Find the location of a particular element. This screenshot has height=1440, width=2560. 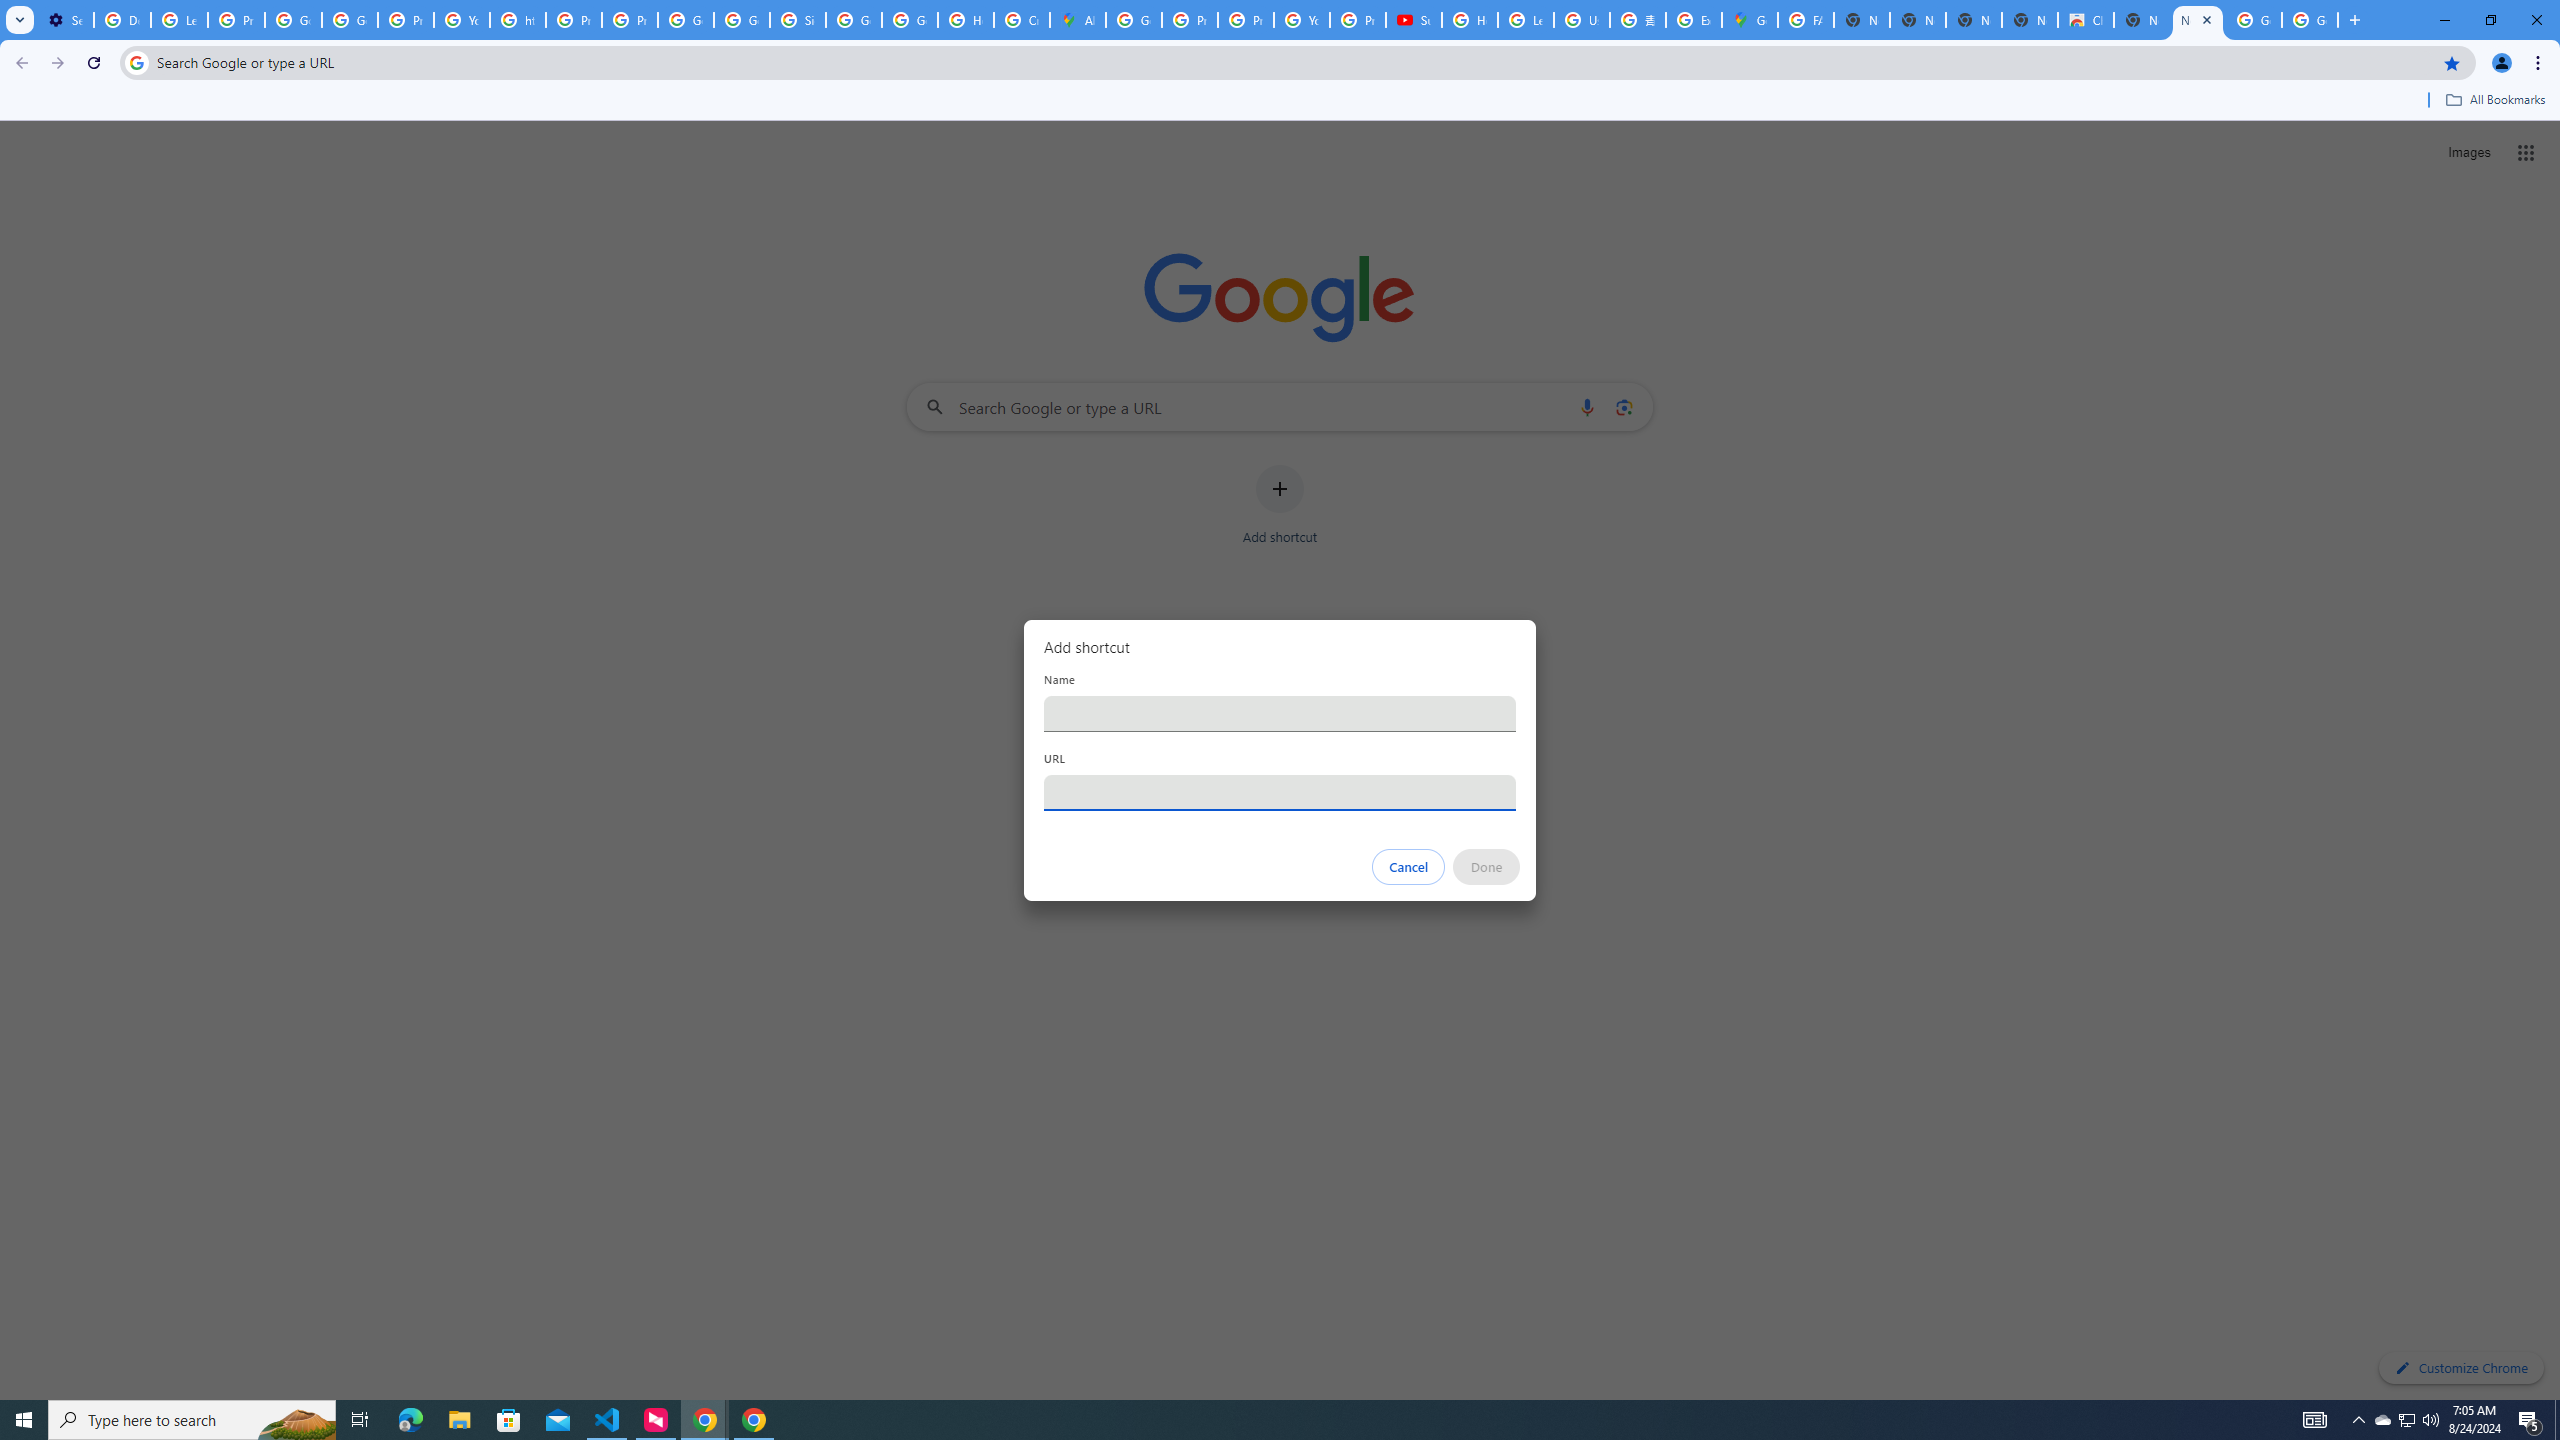

'Subscriptions - YouTube' is located at coordinates (1414, 19).